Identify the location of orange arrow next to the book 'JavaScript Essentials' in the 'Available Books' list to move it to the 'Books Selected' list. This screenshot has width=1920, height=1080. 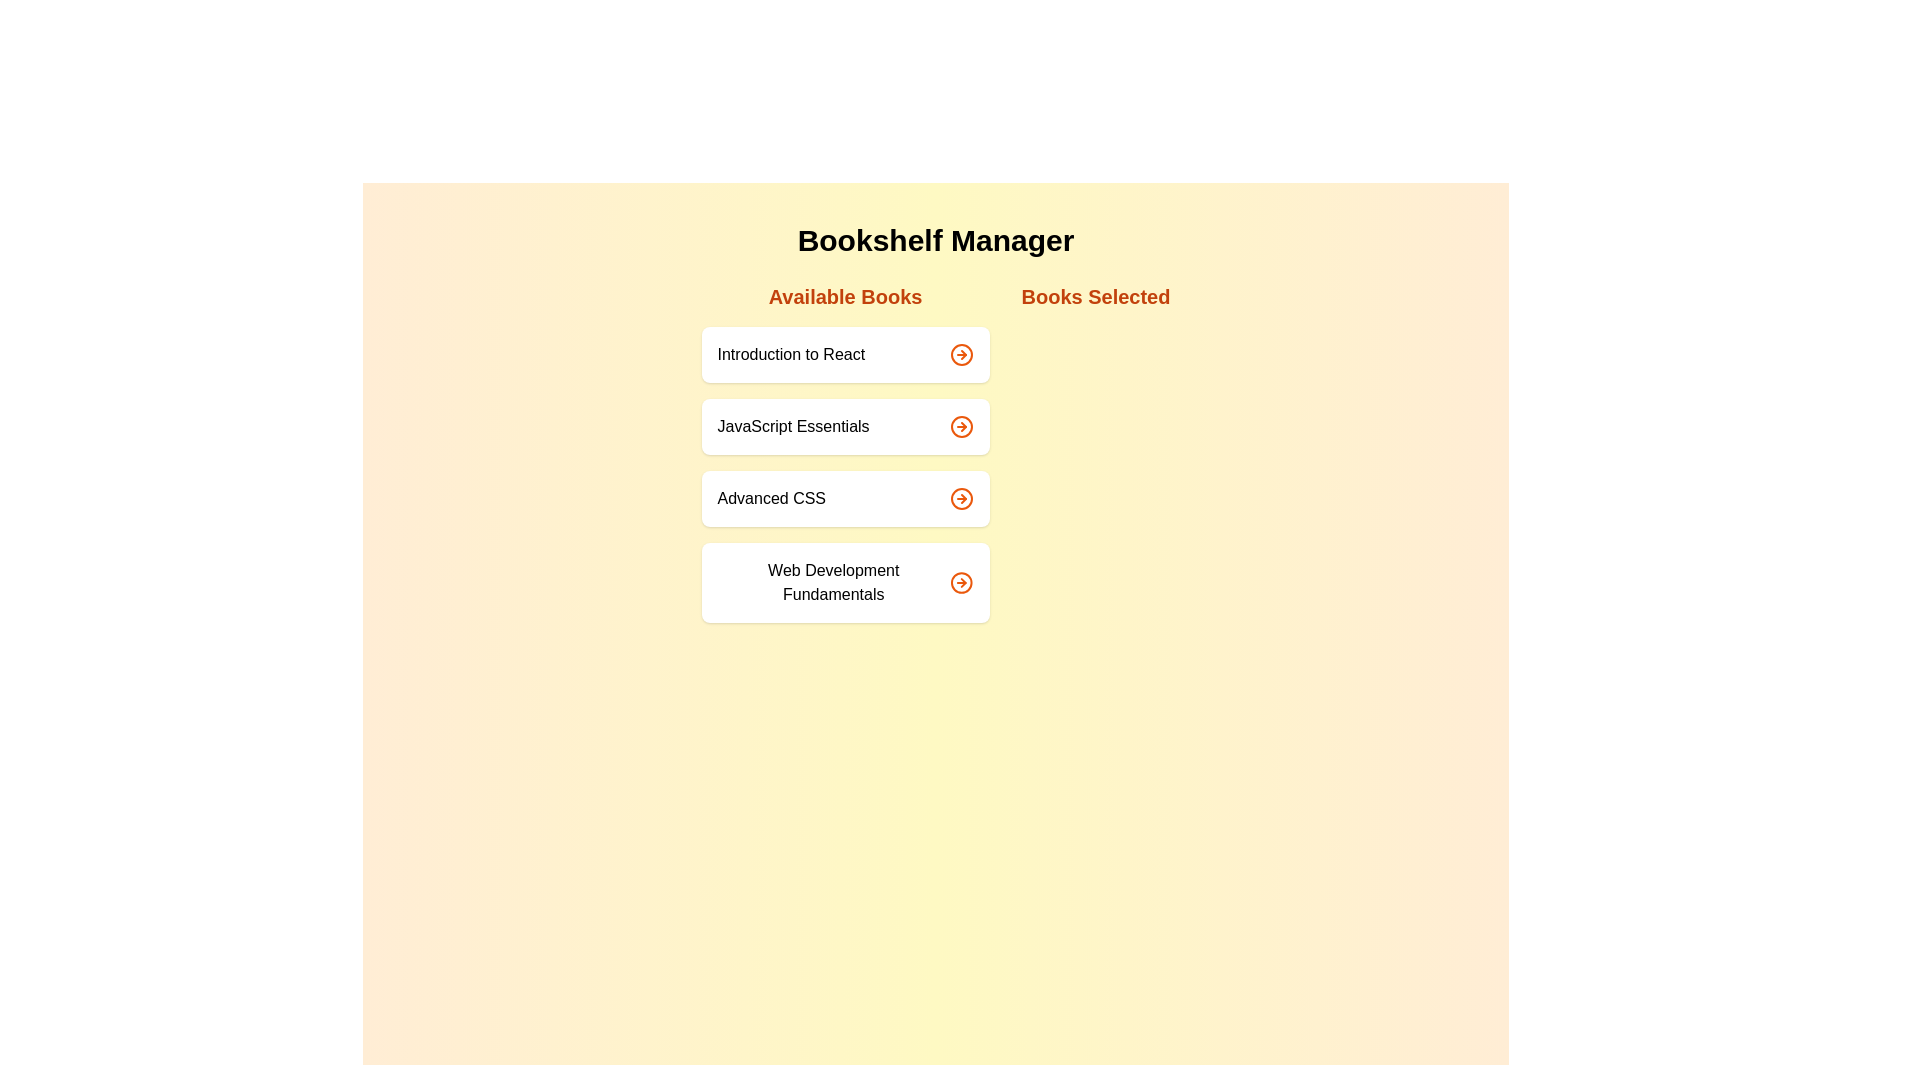
(961, 426).